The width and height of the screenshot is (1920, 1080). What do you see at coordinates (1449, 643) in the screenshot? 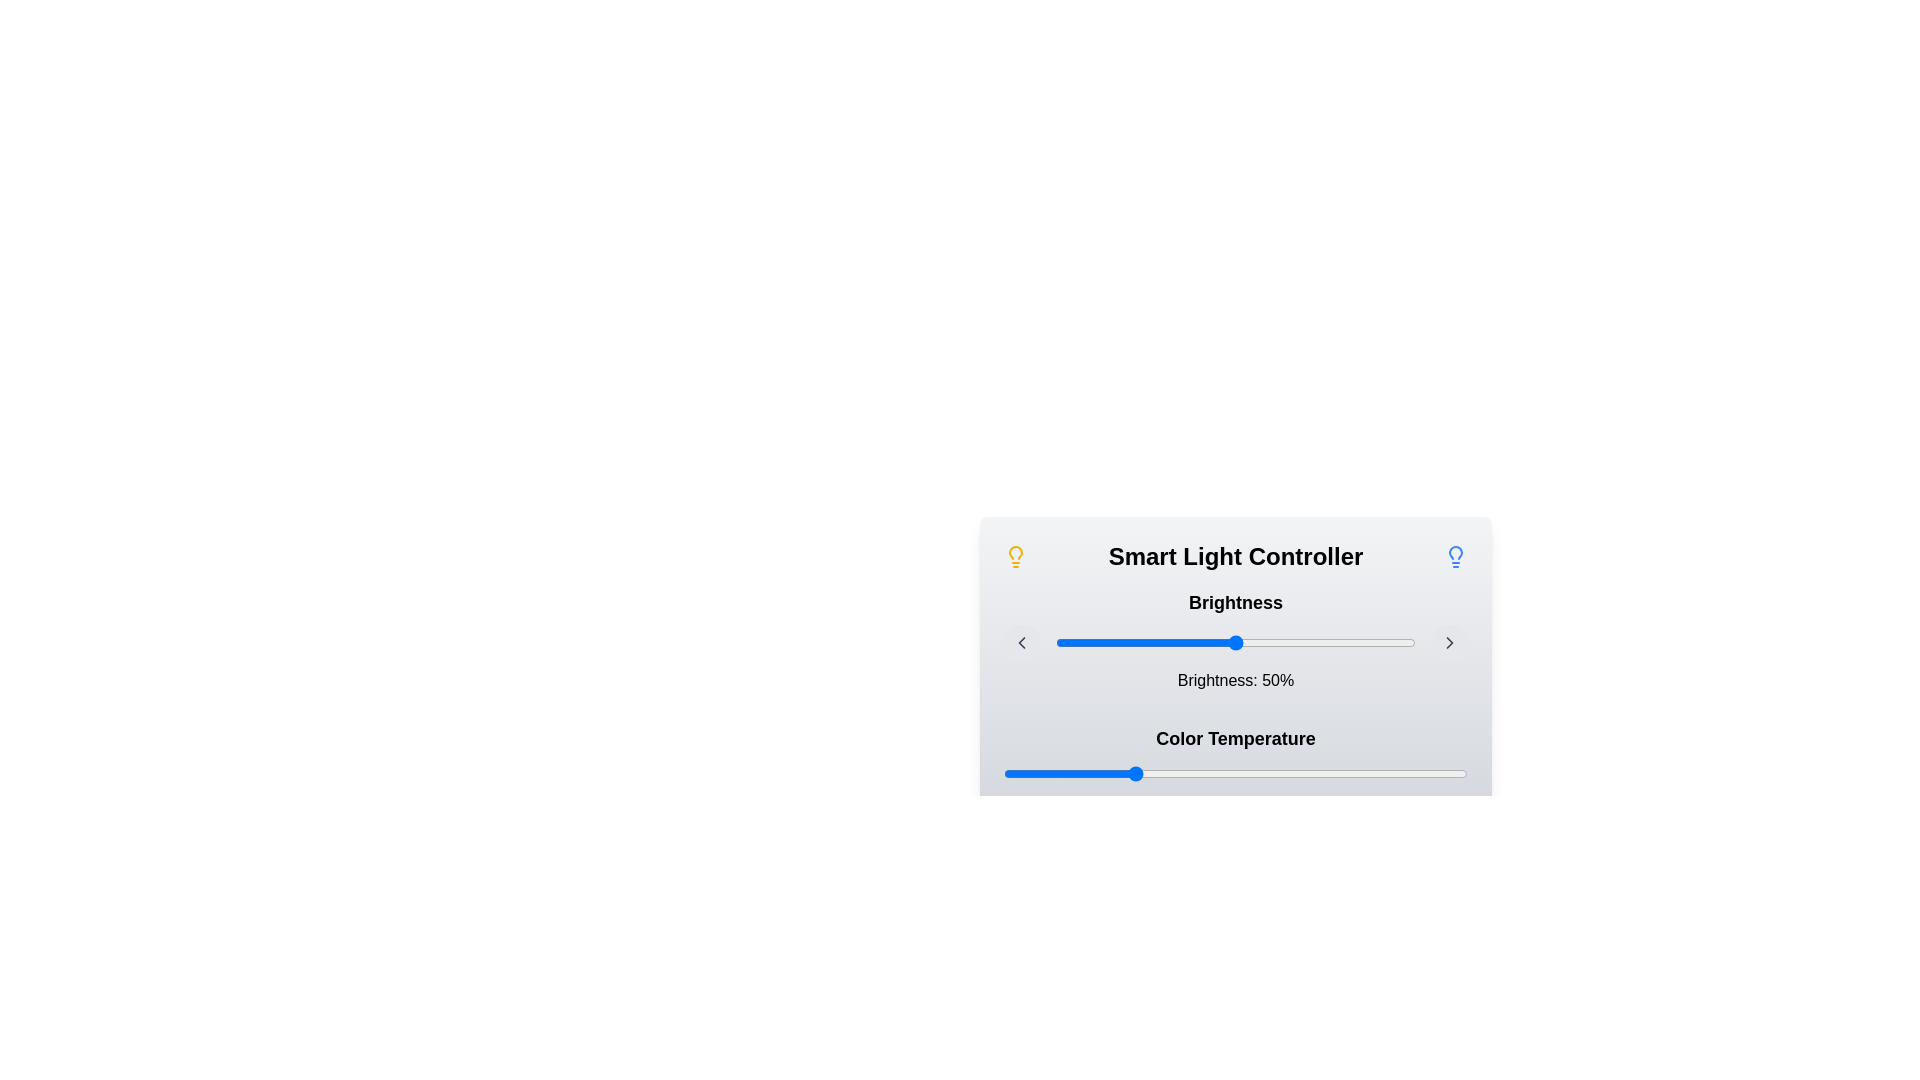
I see `the chevron right icon located at the top-right corner of the Smart Light Controller interface` at bounding box center [1449, 643].